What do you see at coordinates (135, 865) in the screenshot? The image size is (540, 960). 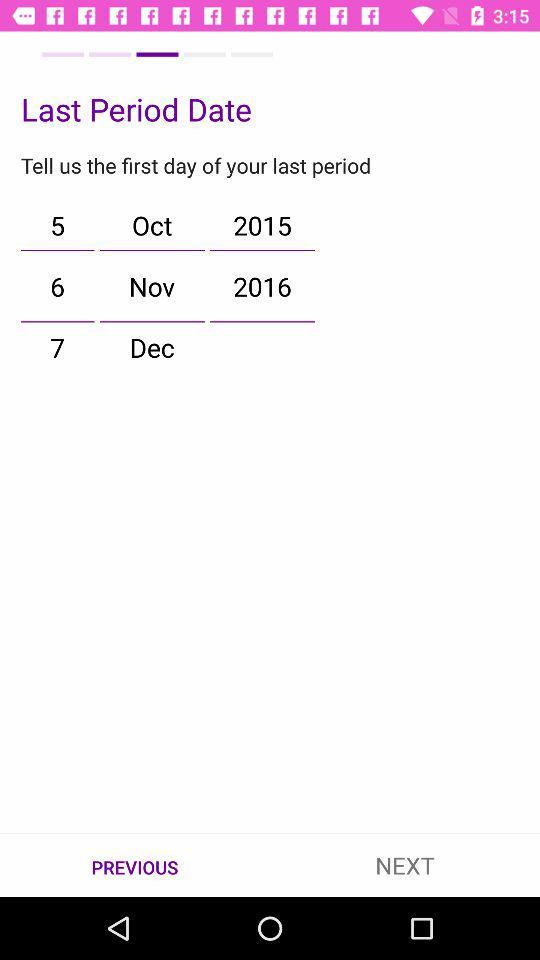 I see `the icon at the bottom left corner` at bounding box center [135, 865].